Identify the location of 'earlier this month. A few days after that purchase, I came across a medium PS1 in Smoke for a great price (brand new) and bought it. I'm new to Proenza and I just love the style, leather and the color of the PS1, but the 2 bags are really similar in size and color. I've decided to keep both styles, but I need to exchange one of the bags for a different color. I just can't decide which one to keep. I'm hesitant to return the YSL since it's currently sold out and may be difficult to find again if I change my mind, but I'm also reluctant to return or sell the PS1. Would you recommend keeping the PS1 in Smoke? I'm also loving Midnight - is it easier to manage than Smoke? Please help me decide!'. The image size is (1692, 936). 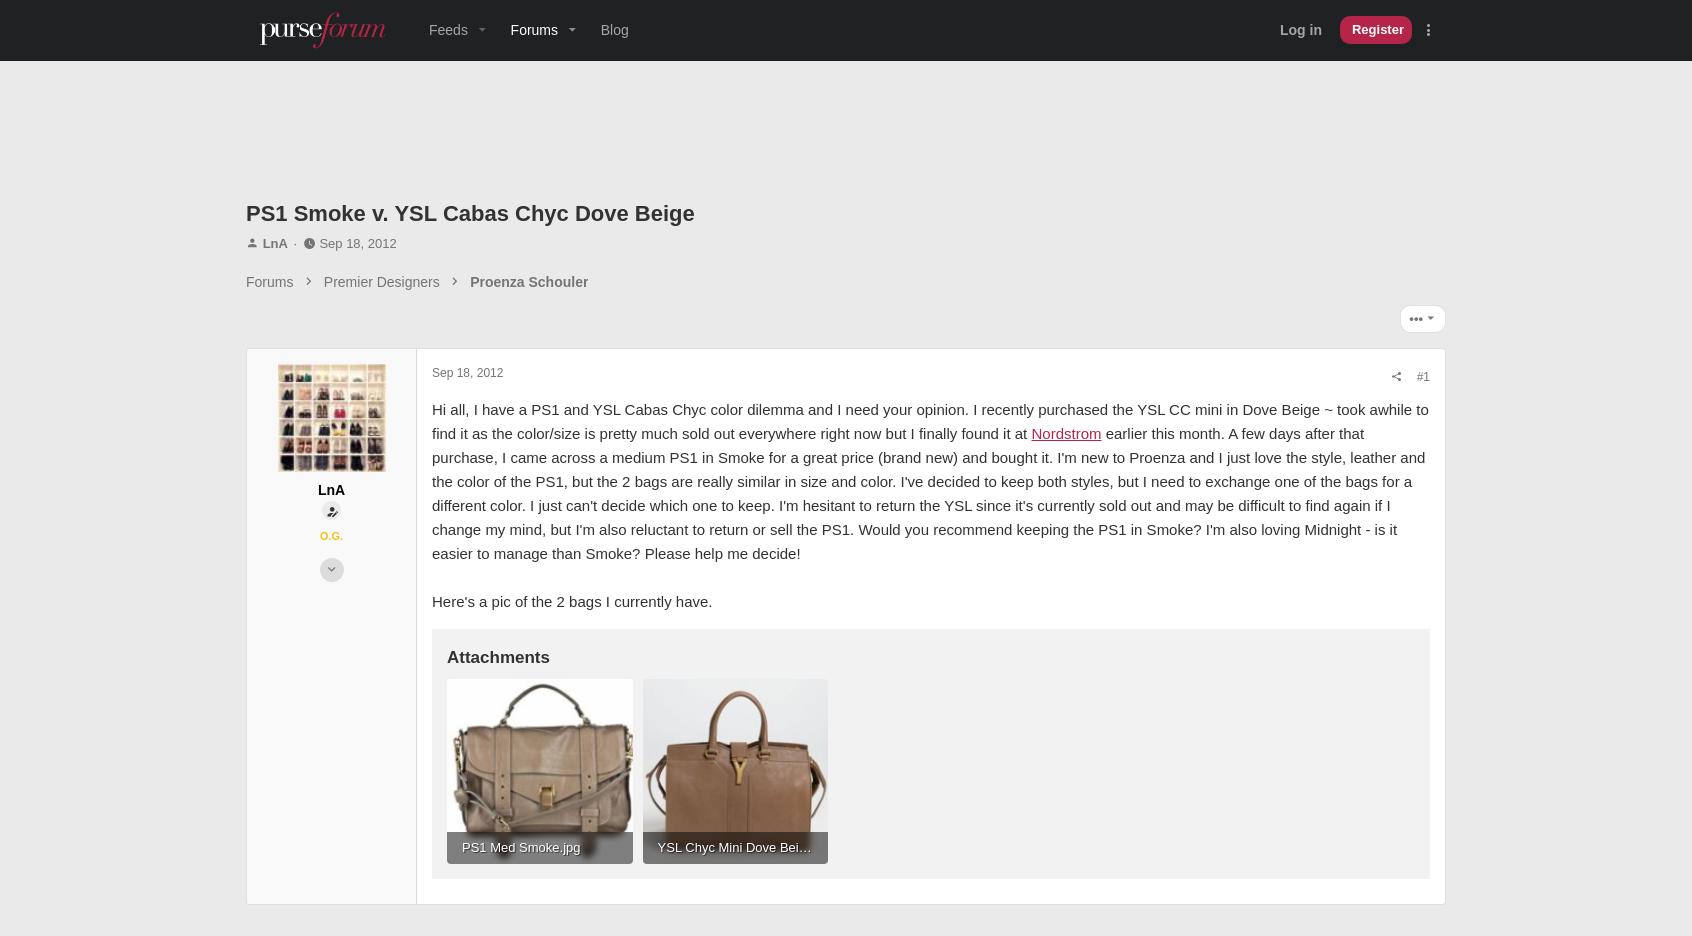
(430, 540).